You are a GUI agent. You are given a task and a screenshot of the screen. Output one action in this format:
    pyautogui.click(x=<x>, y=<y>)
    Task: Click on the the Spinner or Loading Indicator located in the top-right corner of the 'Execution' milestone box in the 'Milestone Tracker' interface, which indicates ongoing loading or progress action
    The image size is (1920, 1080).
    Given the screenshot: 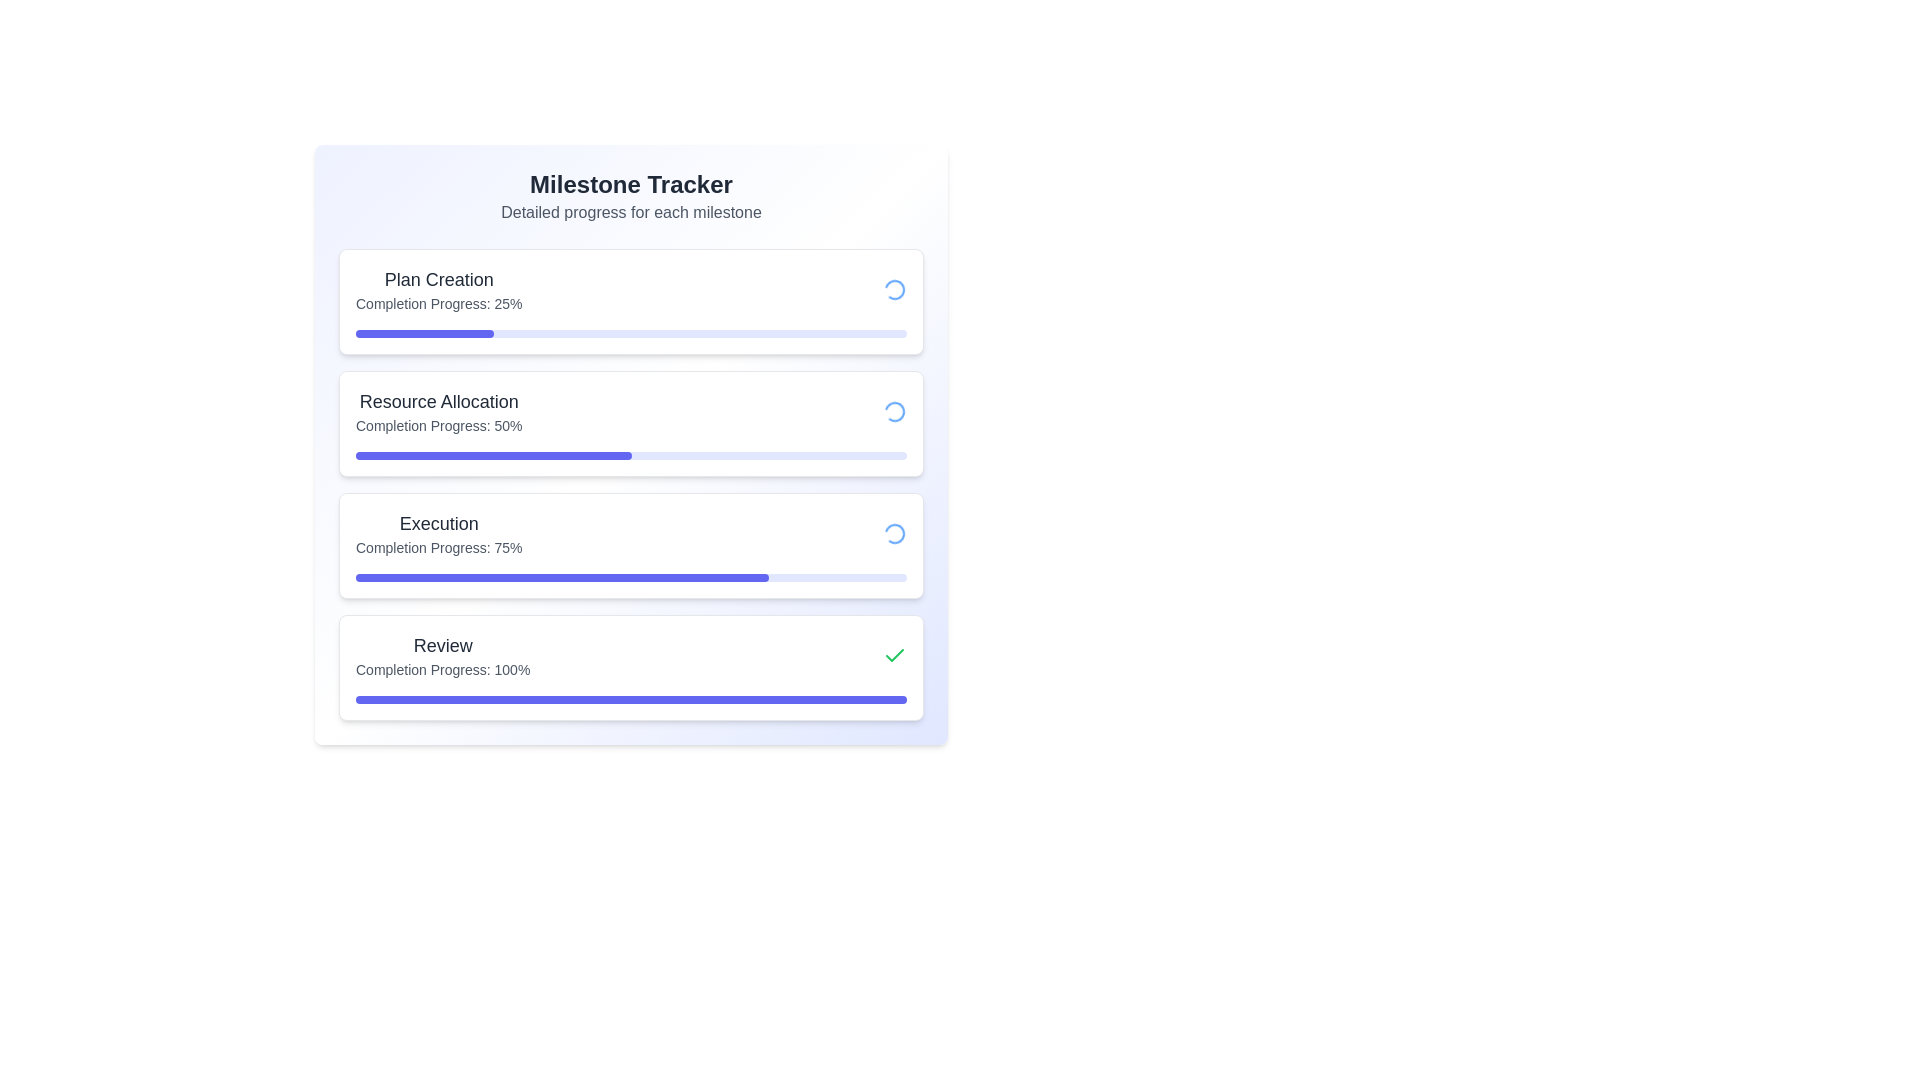 What is the action you would take?
    pyautogui.click(x=893, y=532)
    